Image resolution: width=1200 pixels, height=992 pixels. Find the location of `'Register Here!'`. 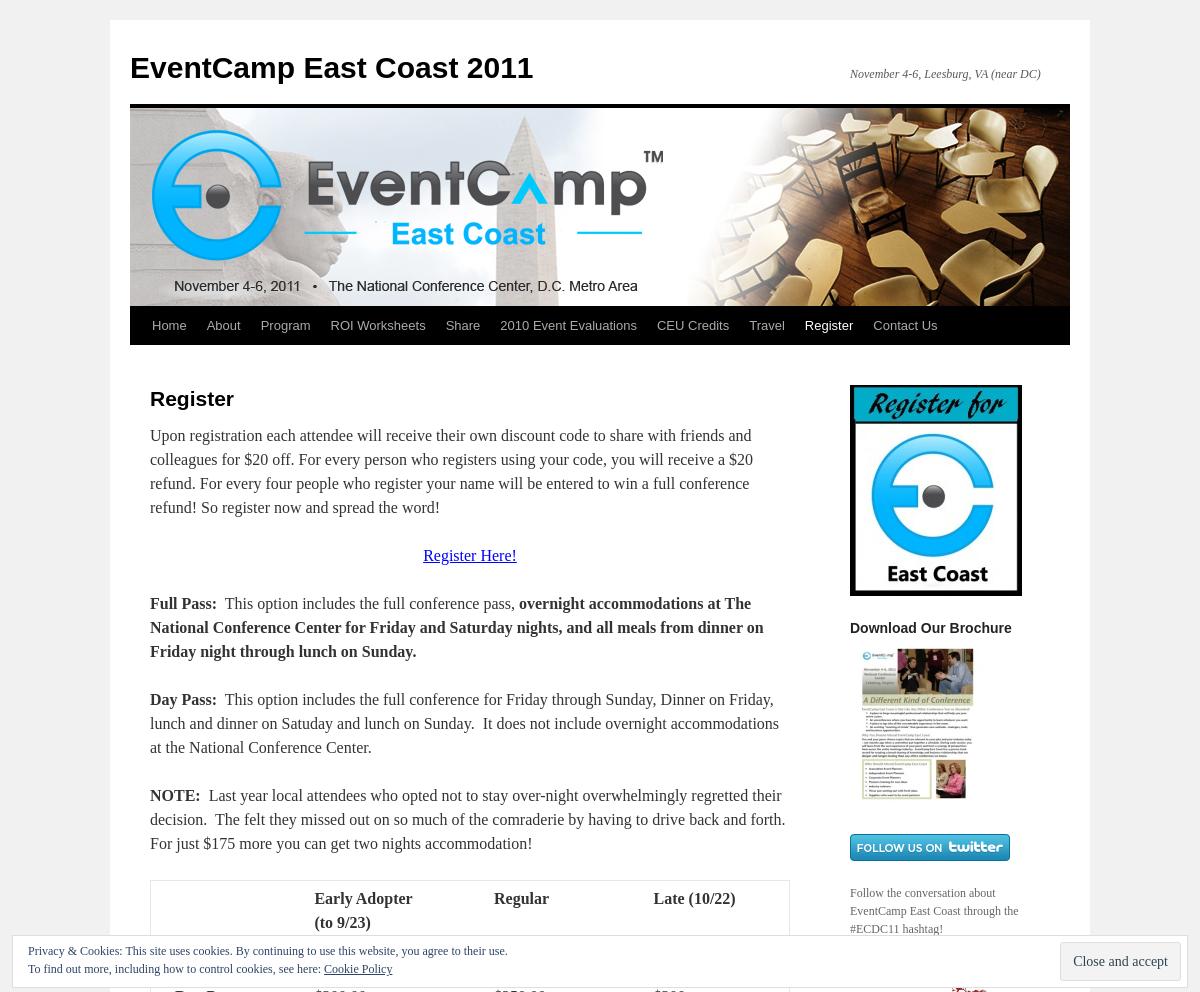

'Register Here!' is located at coordinates (468, 555).